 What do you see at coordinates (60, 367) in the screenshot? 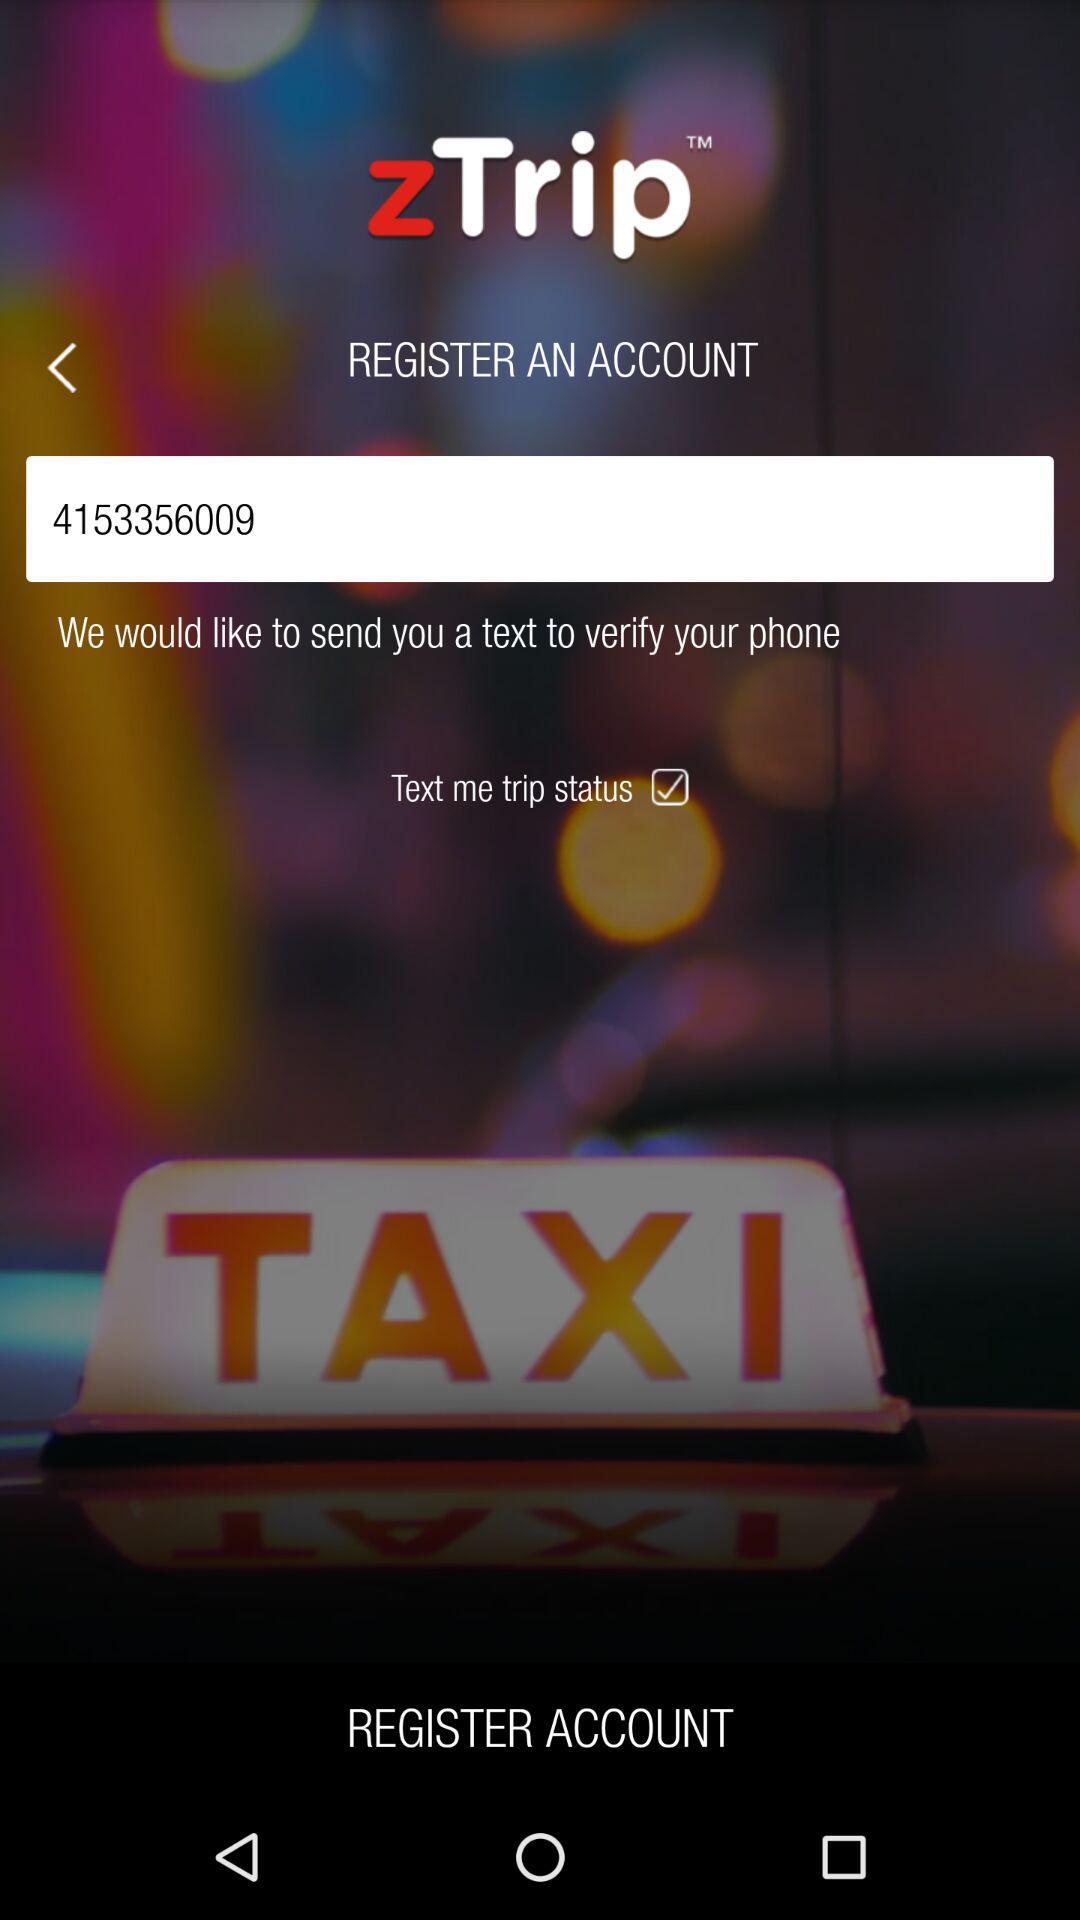
I see `the icon to the left of register an account icon` at bounding box center [60, 367].